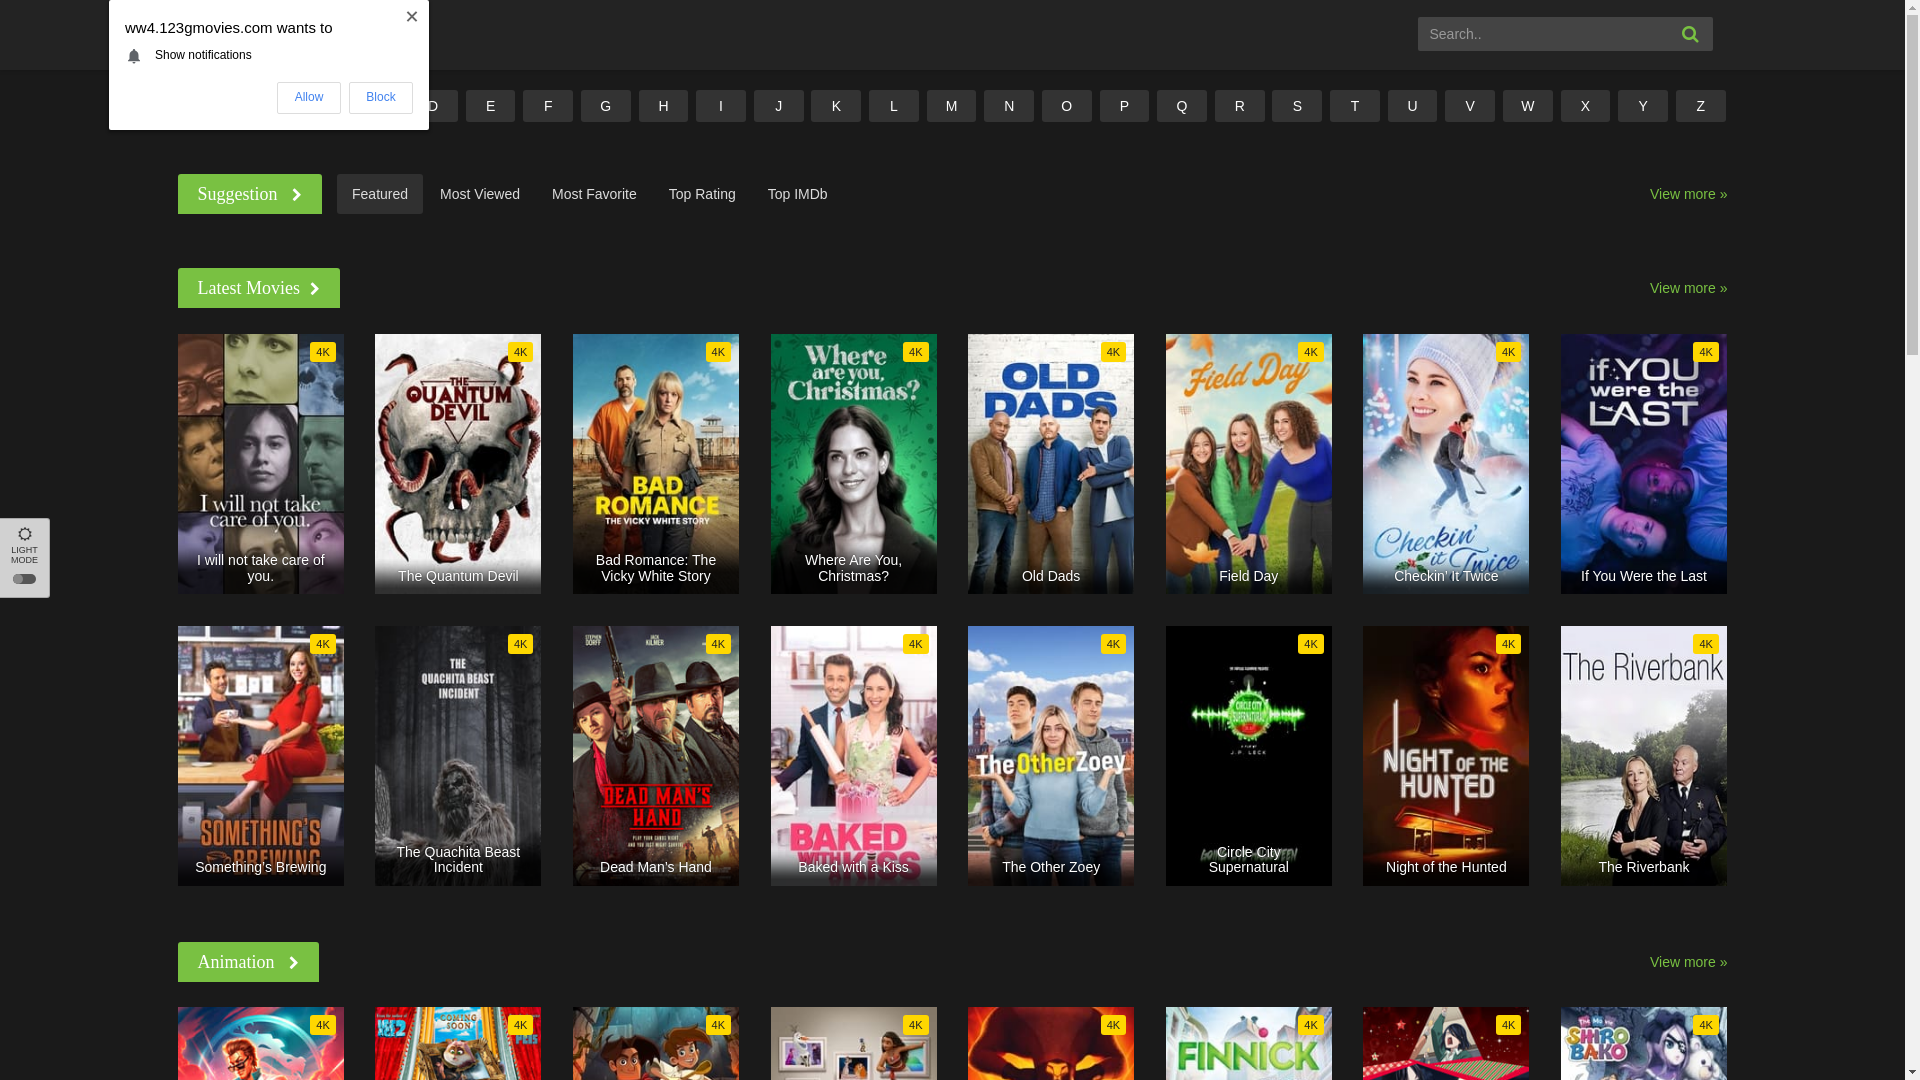 This screenshot has width=1920, height=1080. I want to click on 'Most Viewed', so click(480, 193).